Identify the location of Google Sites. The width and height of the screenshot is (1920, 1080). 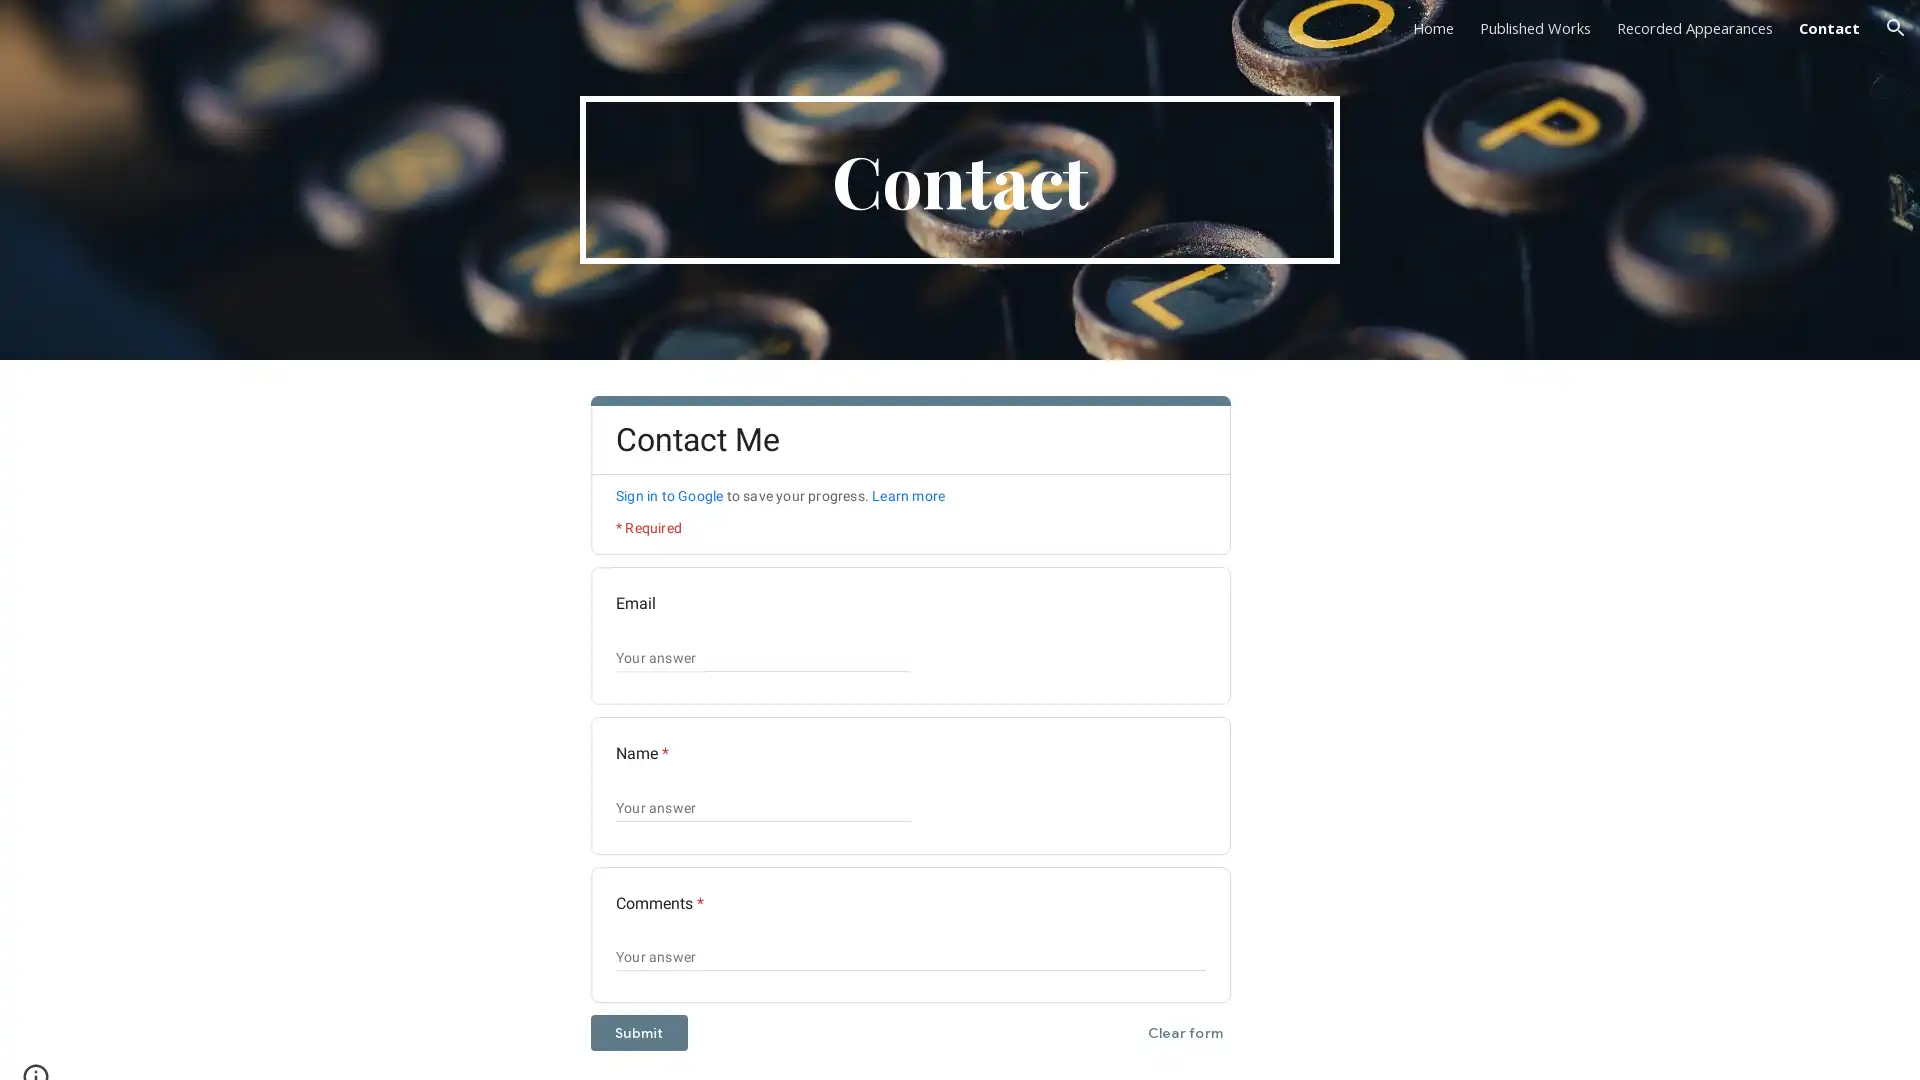
(96, 1044).